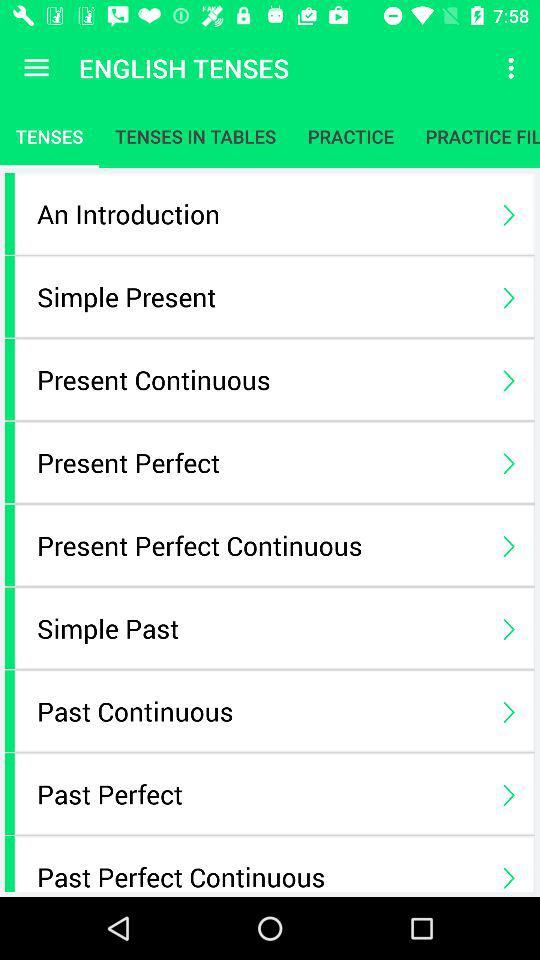 This screenshot has width=540, height=960. Describe the element at coordinates (259, 295) in the screenshot. I see `the simple present icon` at that location.